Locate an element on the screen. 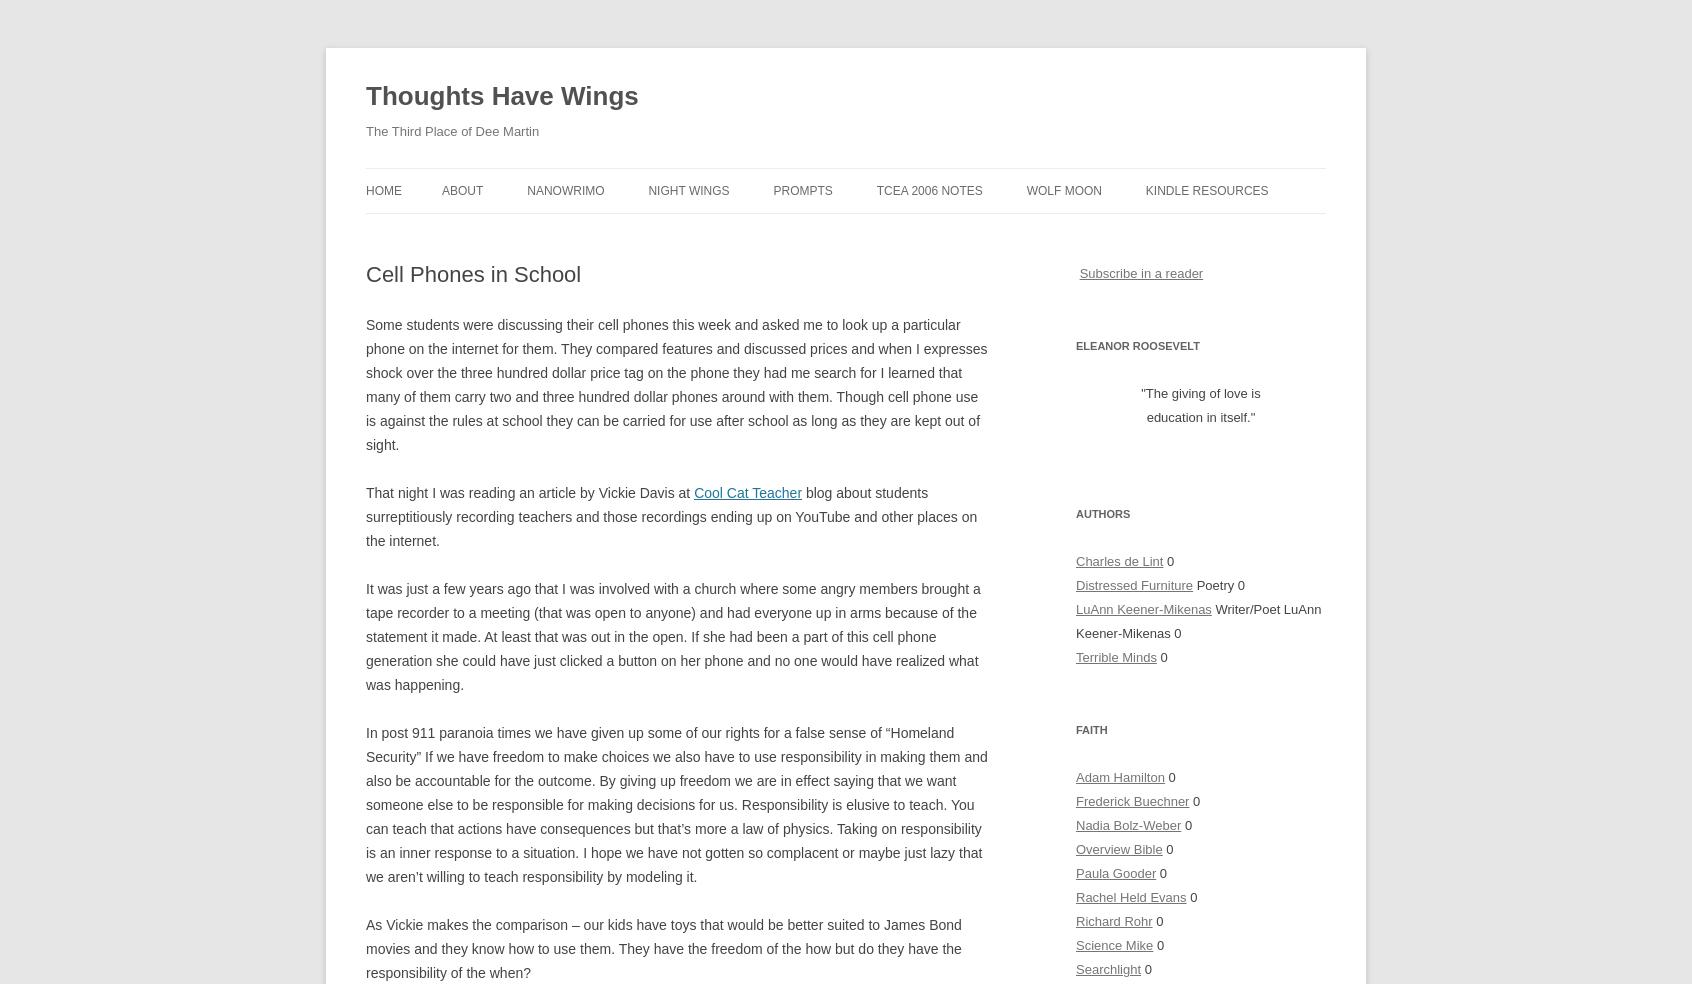 The height and width of the screenshot is (984, 1692). 'Searchlight' is located at coordinates (1108, 969).